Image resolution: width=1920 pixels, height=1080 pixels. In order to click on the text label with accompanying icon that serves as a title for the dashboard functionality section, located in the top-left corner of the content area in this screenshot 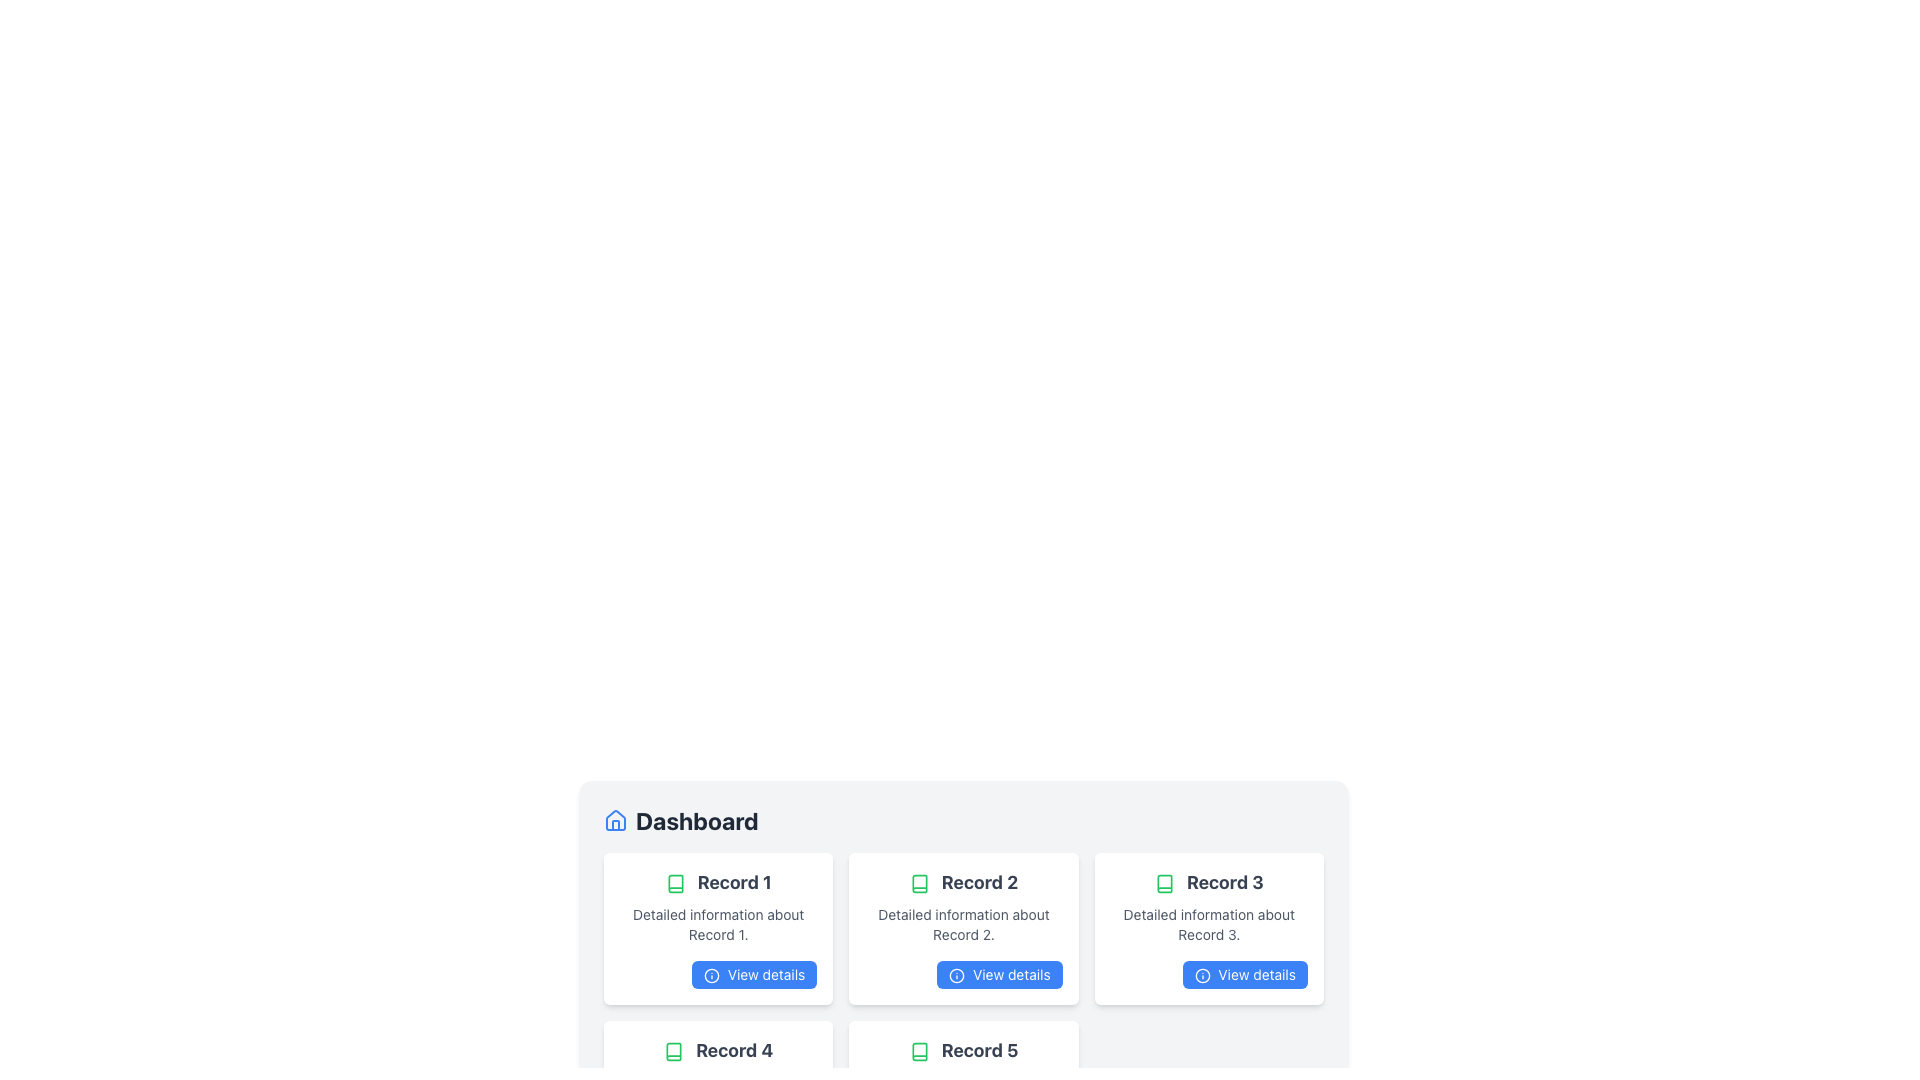, I will do `click(681, 821)`.